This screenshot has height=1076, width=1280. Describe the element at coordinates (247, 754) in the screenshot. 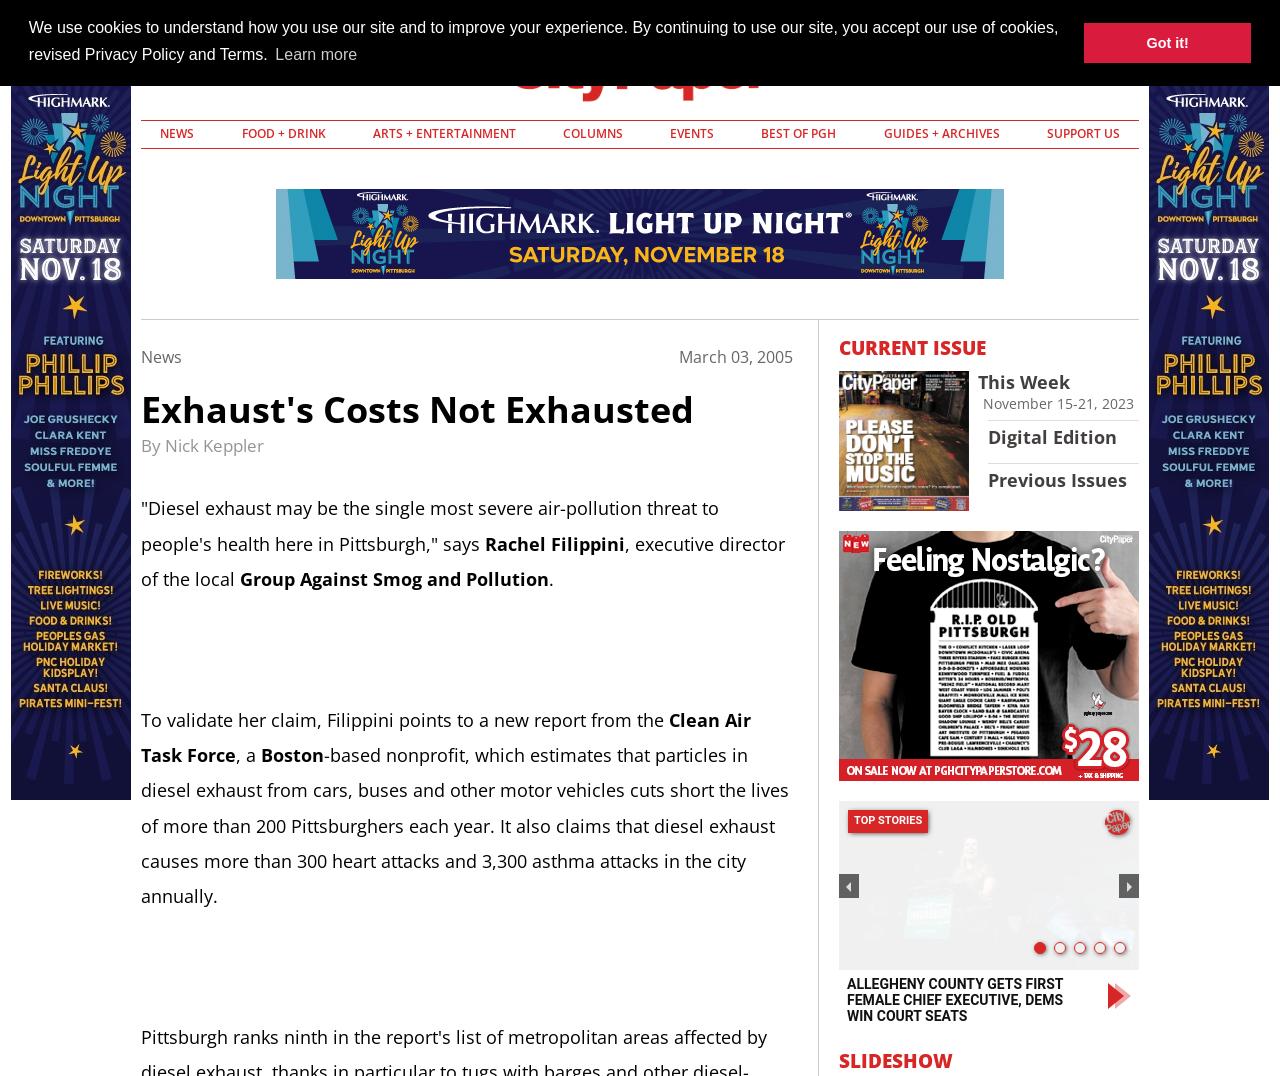

I see `', a'` at that location.